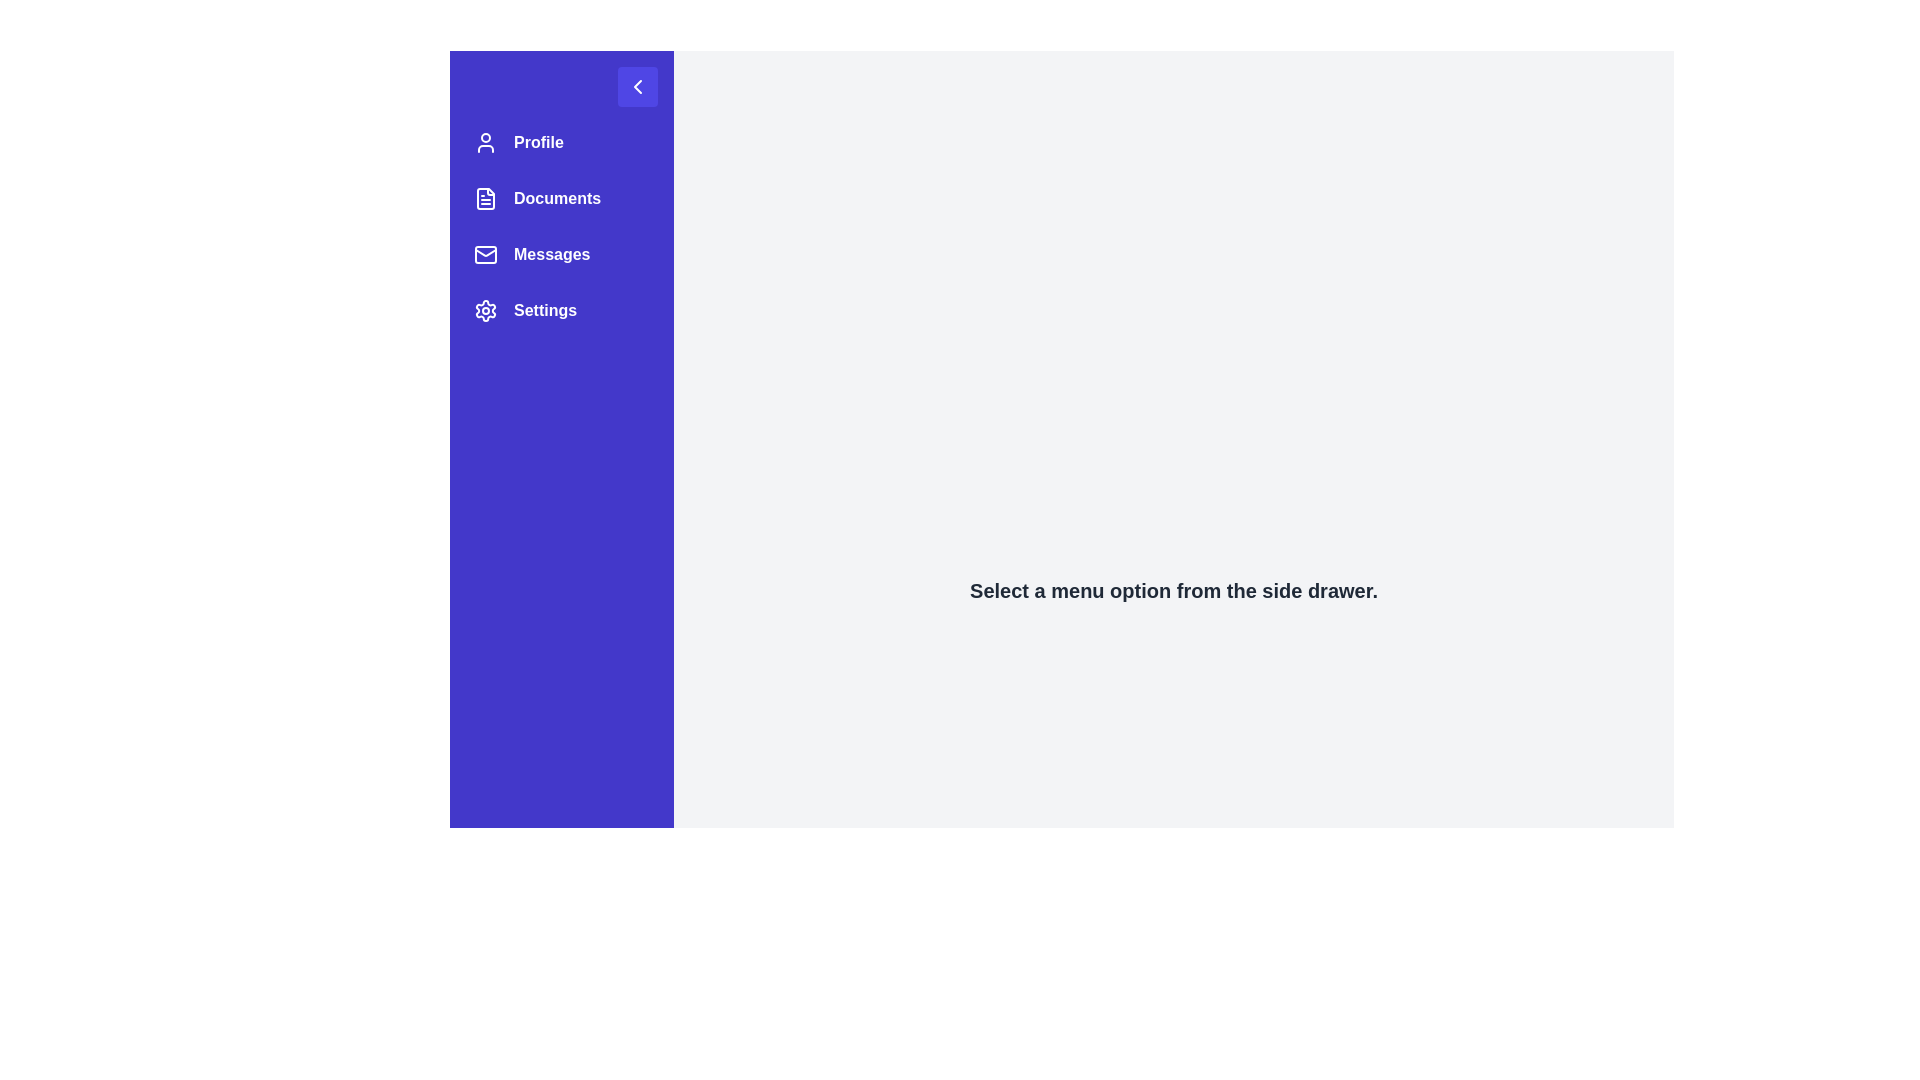 Image resolution: width=1920 pixels, height=1080 pixels. What do you see at coordinates (560, 199) in the screenshot?
I see `the 'Documents' interactive menu item, which is located in the left navigation bar, positioned below 'Profile' and above 'Messages'` at bounding box center [560, 199].